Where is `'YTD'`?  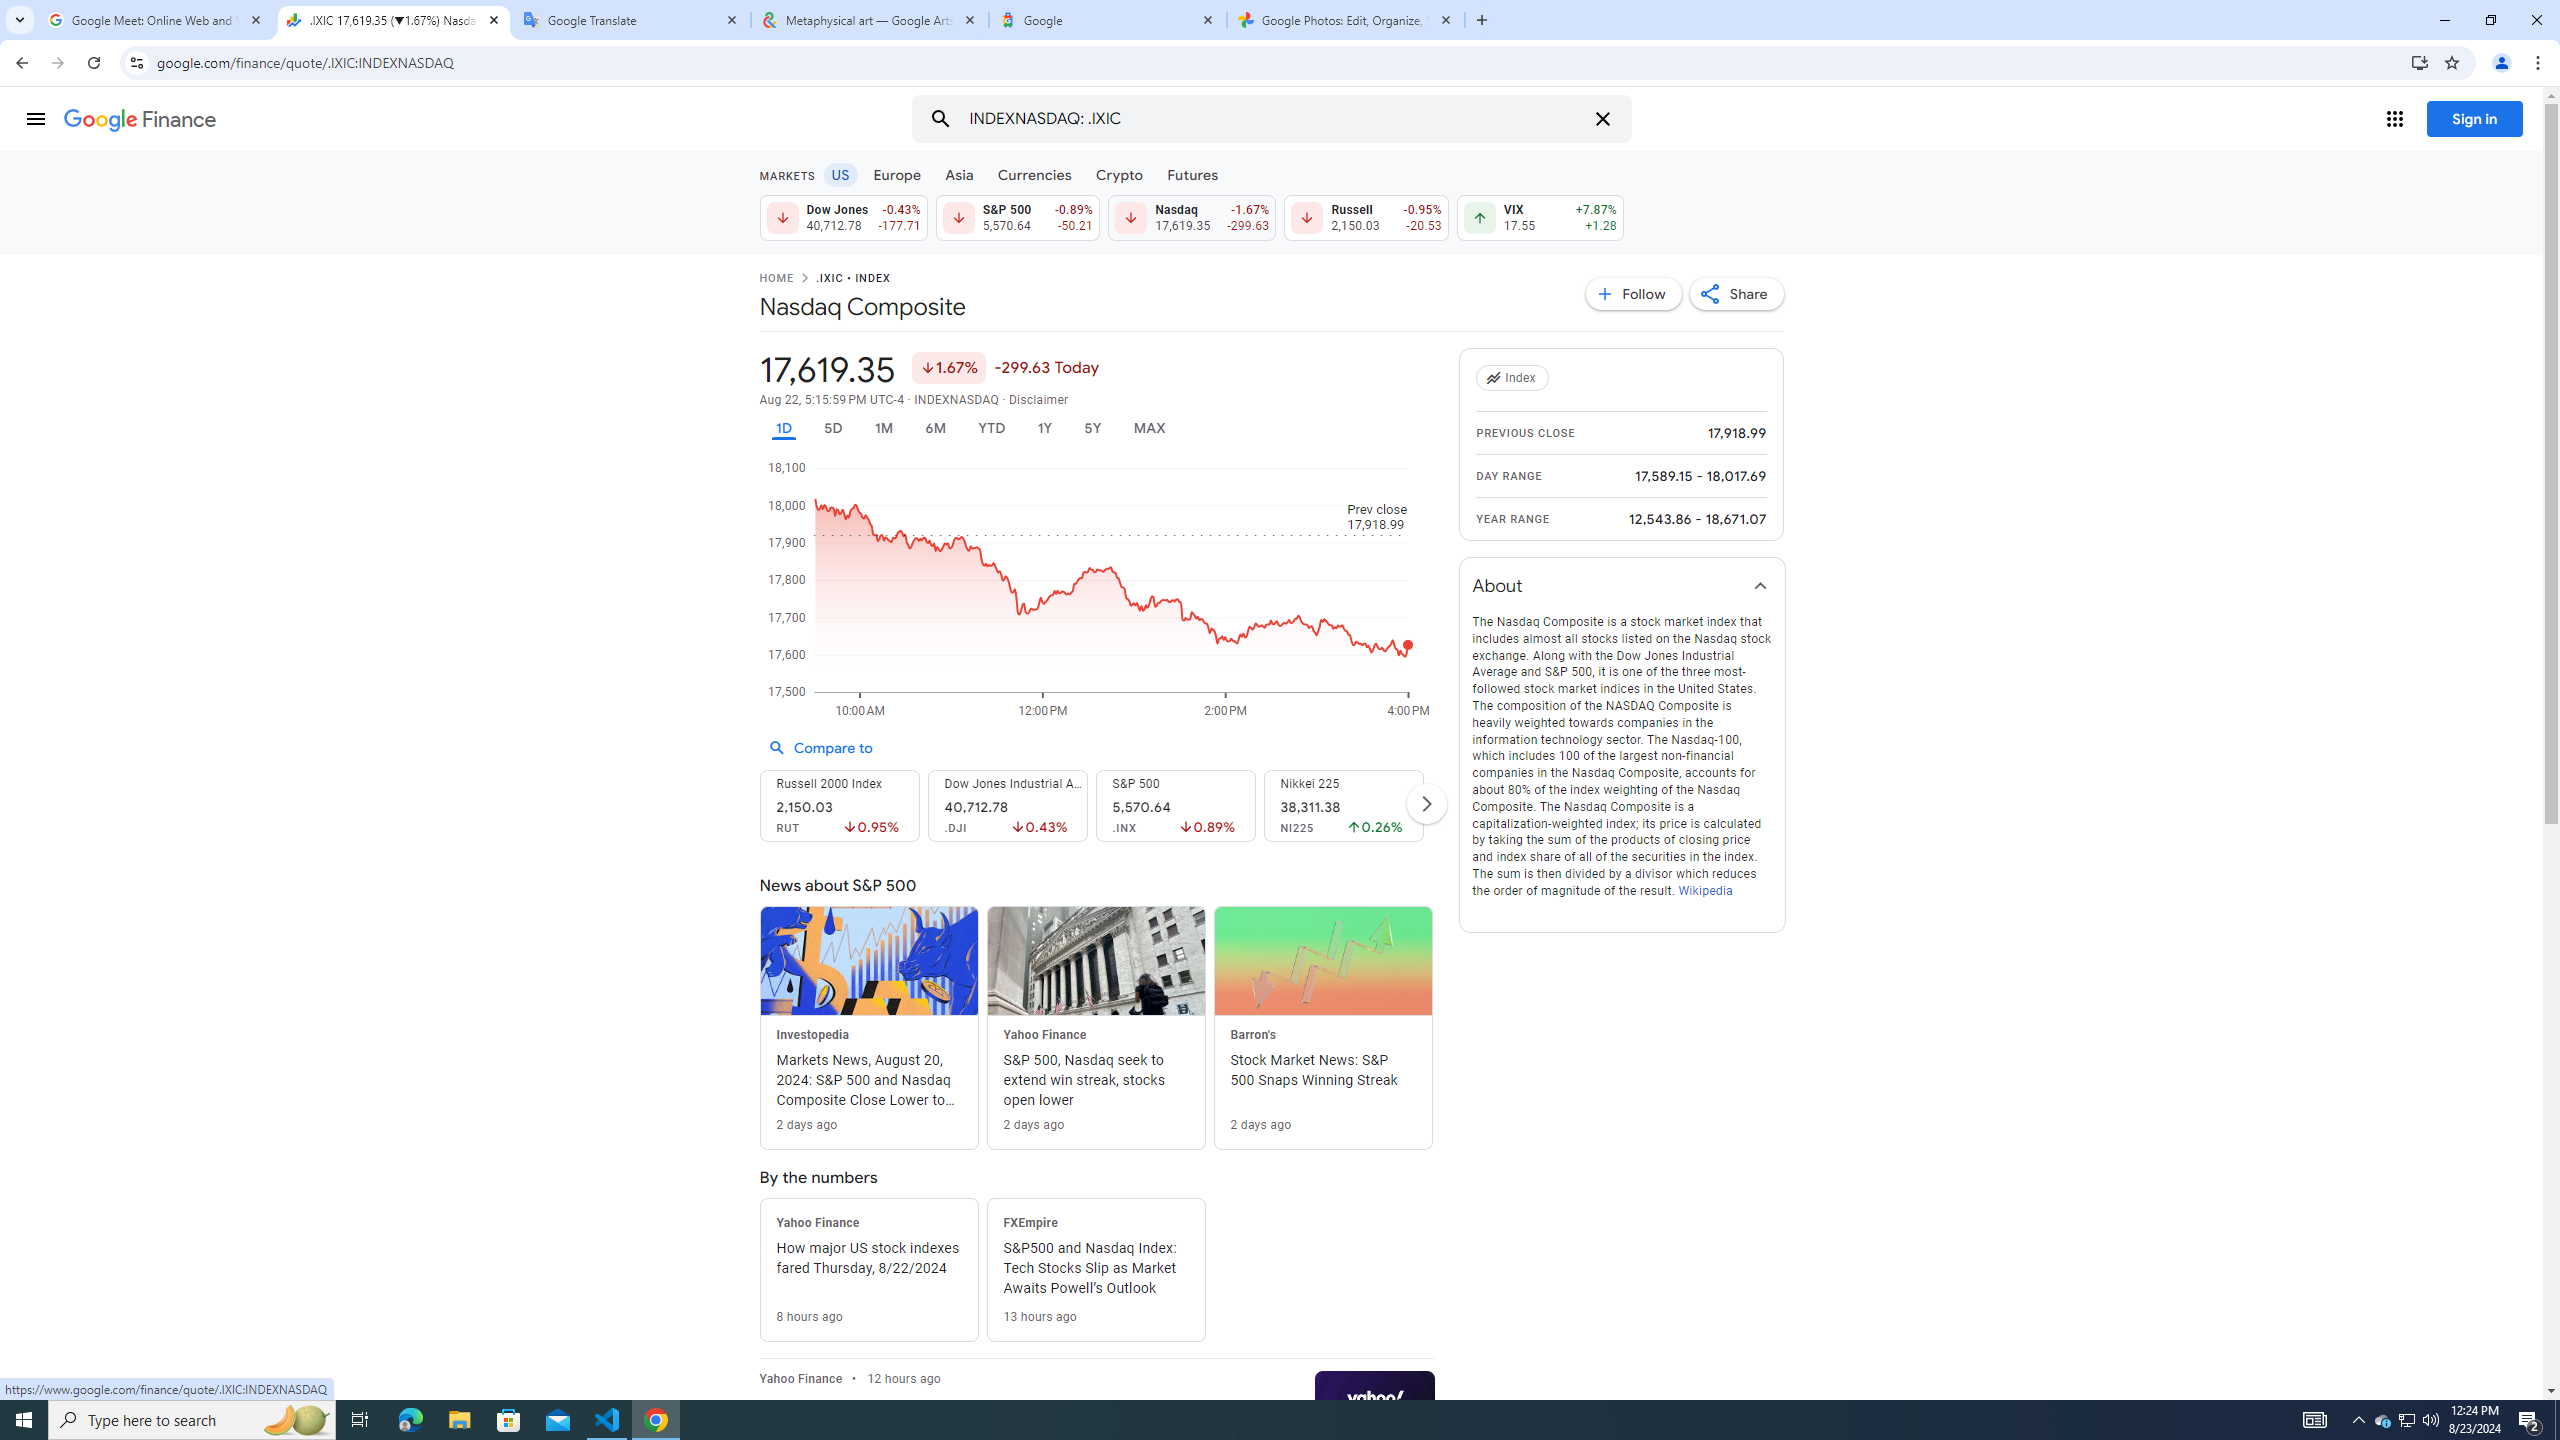
'YTD' is located at coordinates (990, 428).